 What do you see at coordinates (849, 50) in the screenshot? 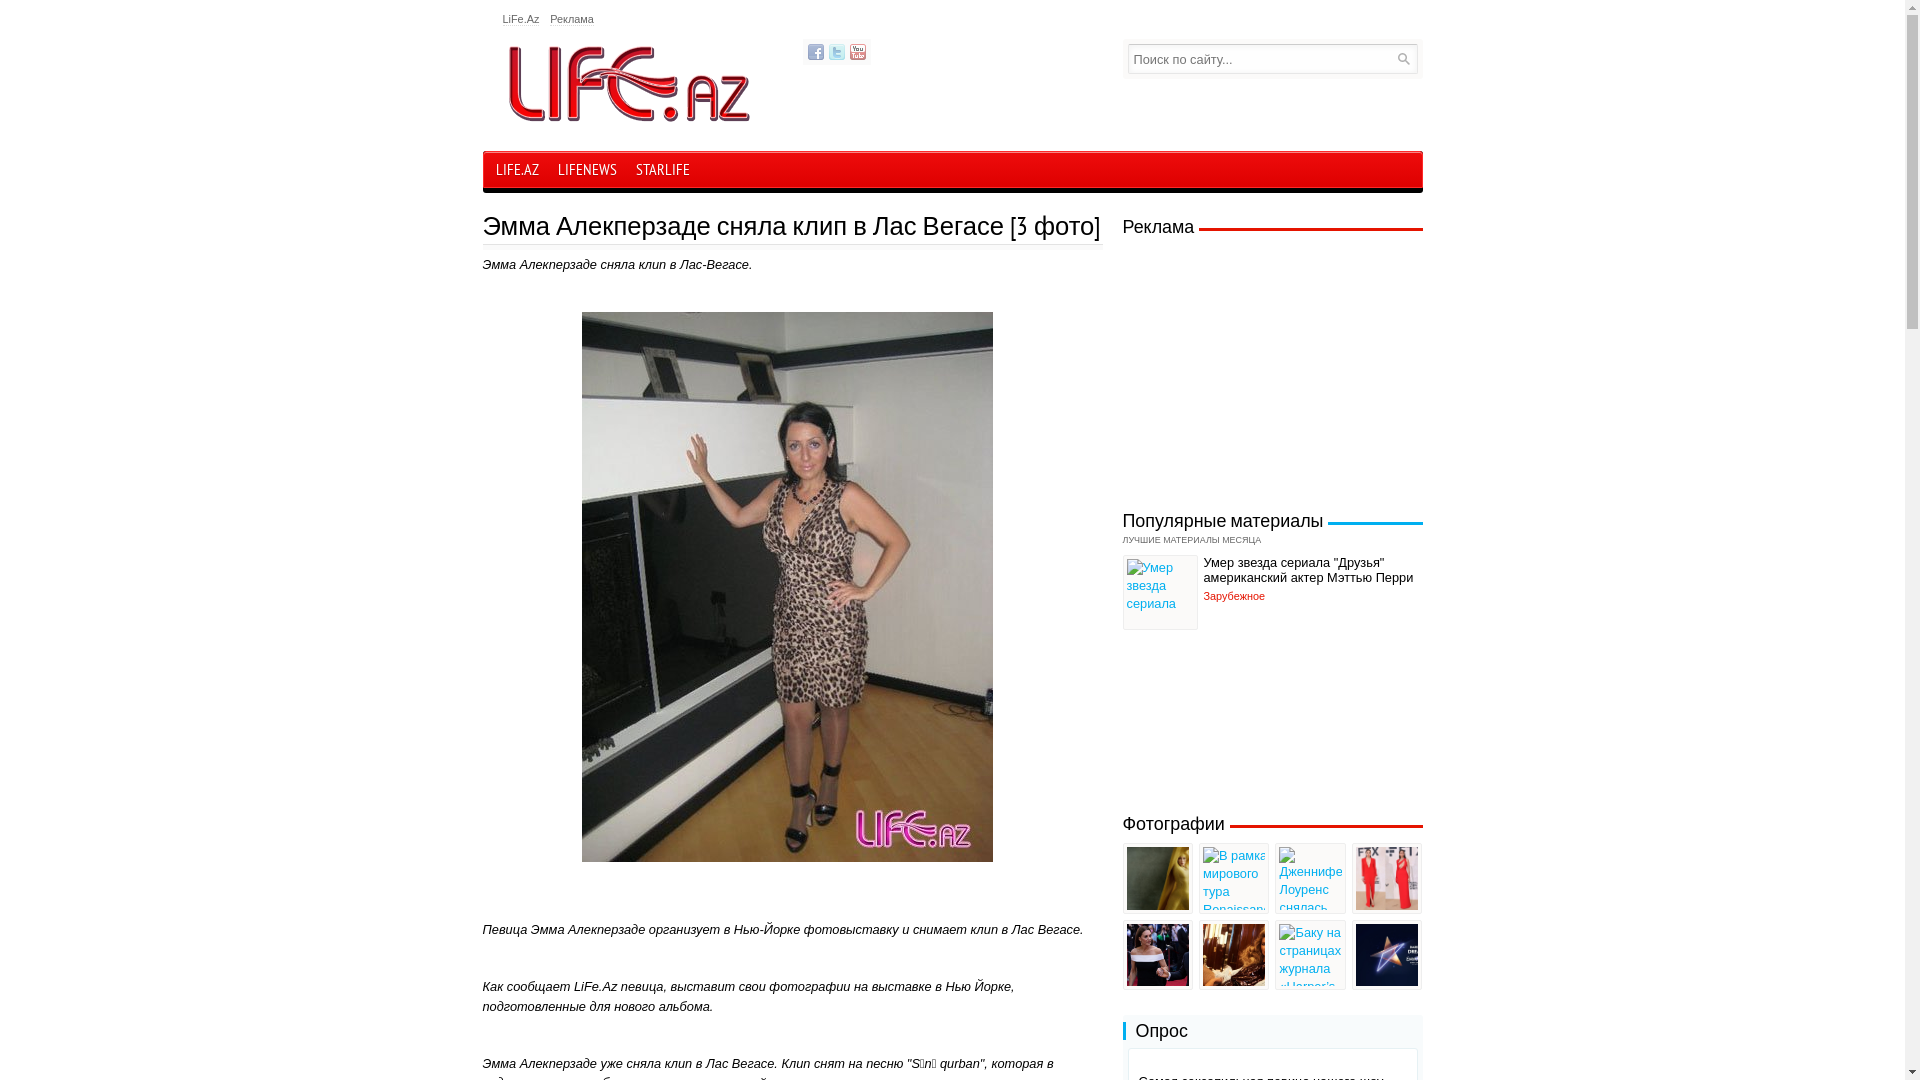
I see `'YouTube'` at bounding box center [849, 50].